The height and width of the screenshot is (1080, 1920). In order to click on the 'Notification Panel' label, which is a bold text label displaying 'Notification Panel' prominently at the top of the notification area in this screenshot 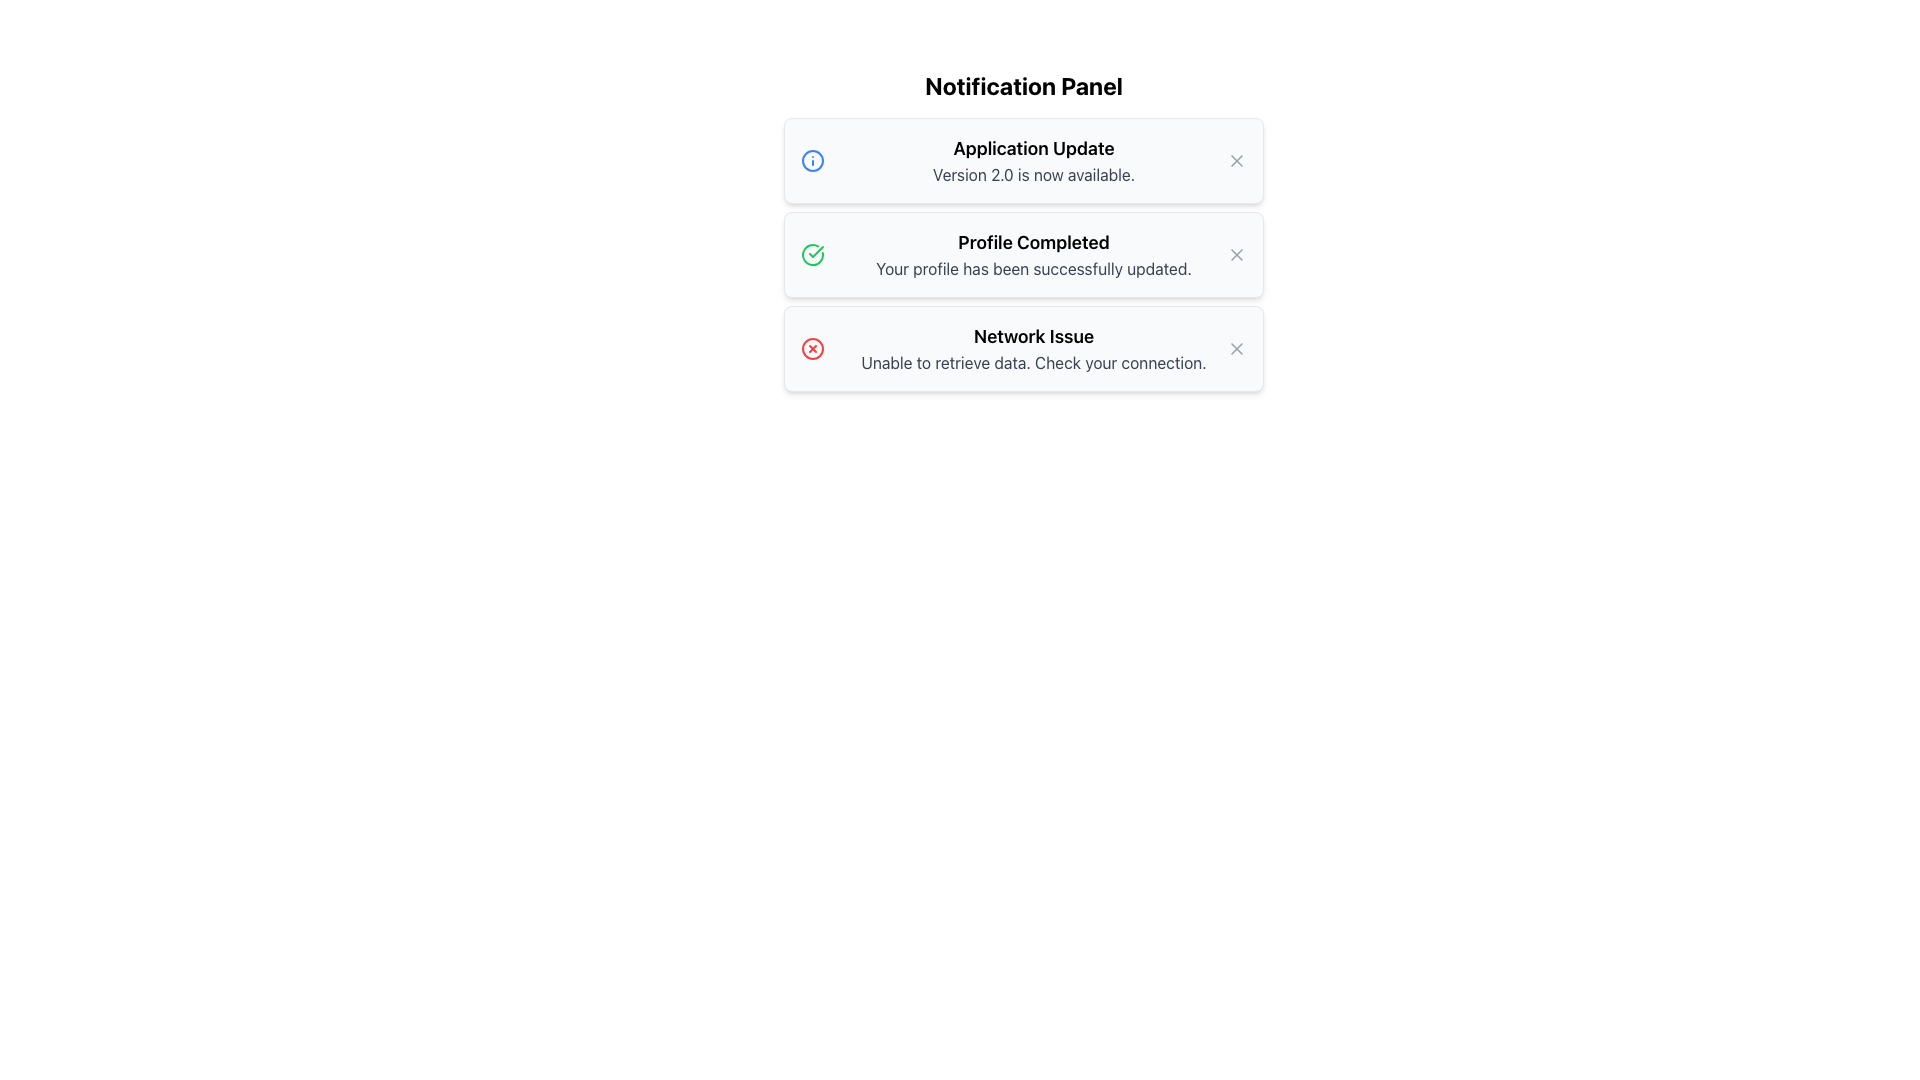, I will do `click(1023, 84)`.